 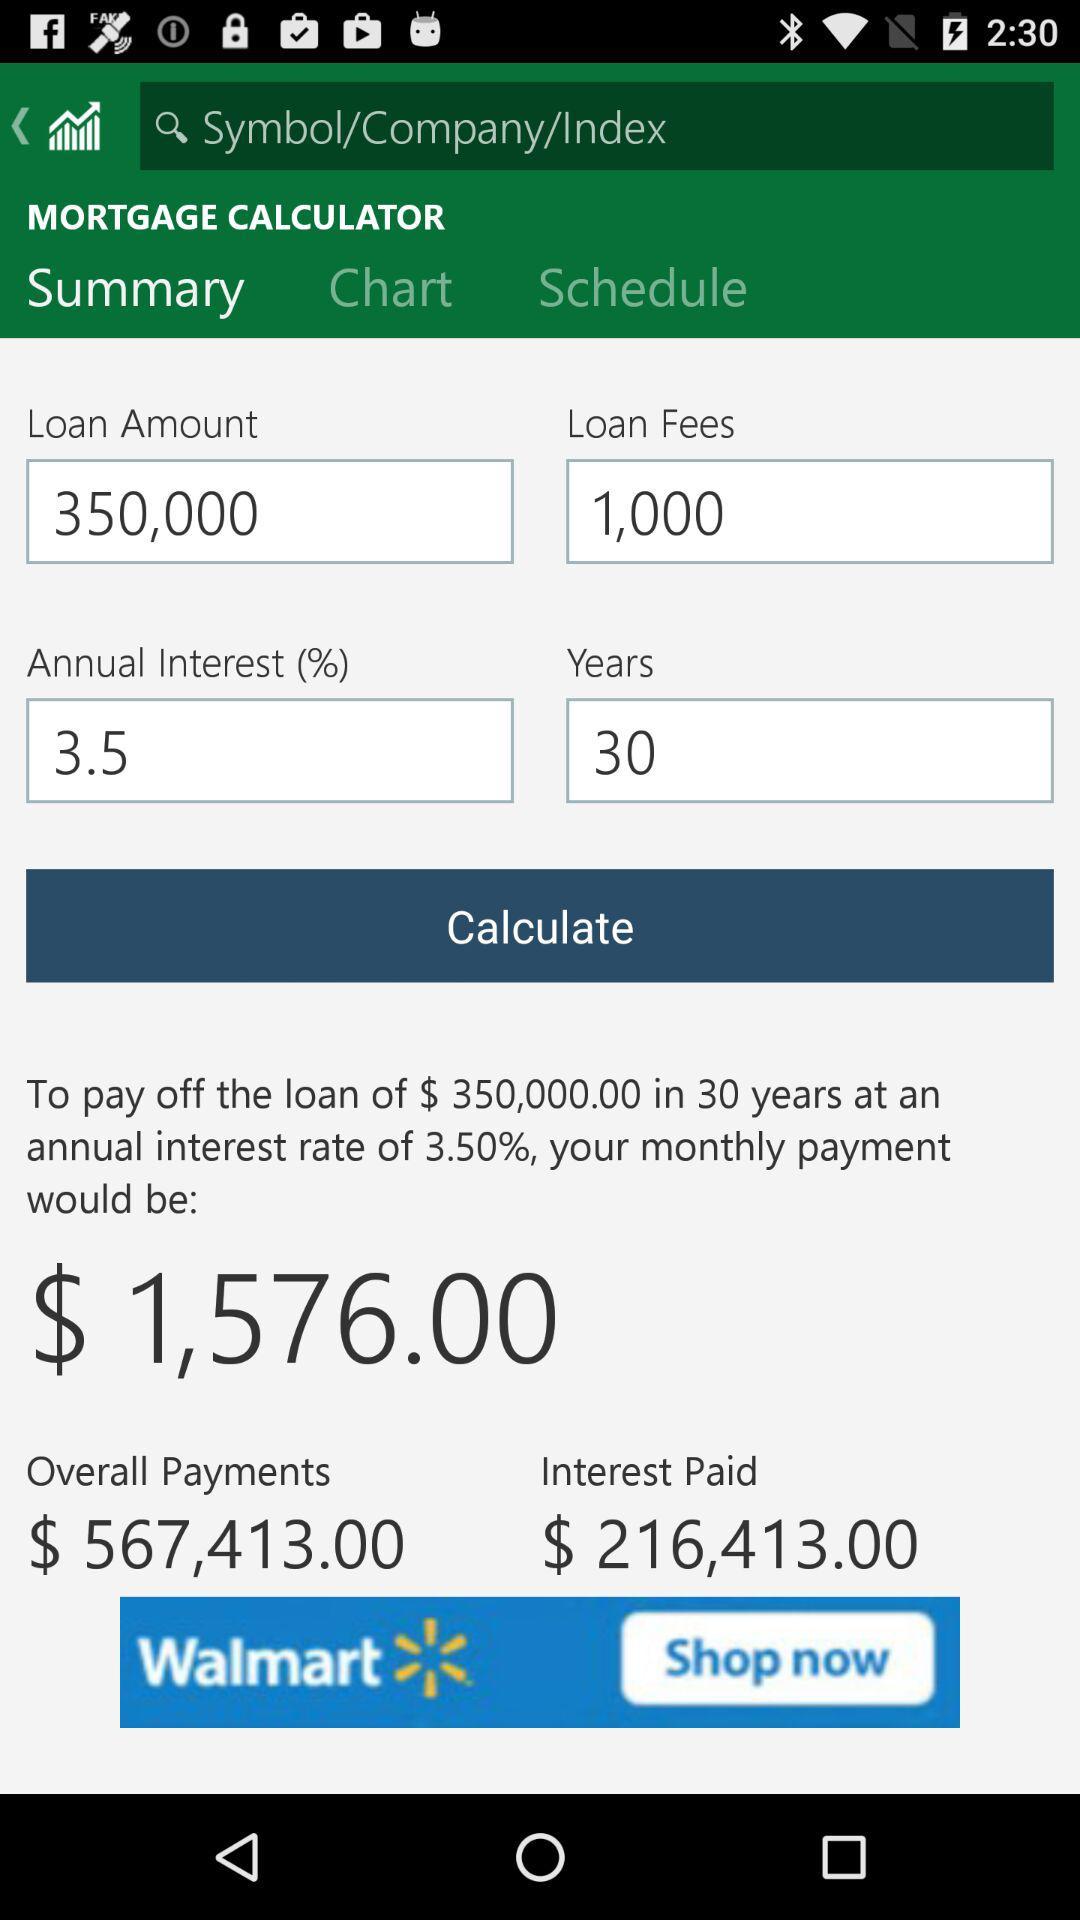 I want to click on item to the left of schedule item, so click(x=405, y=290).